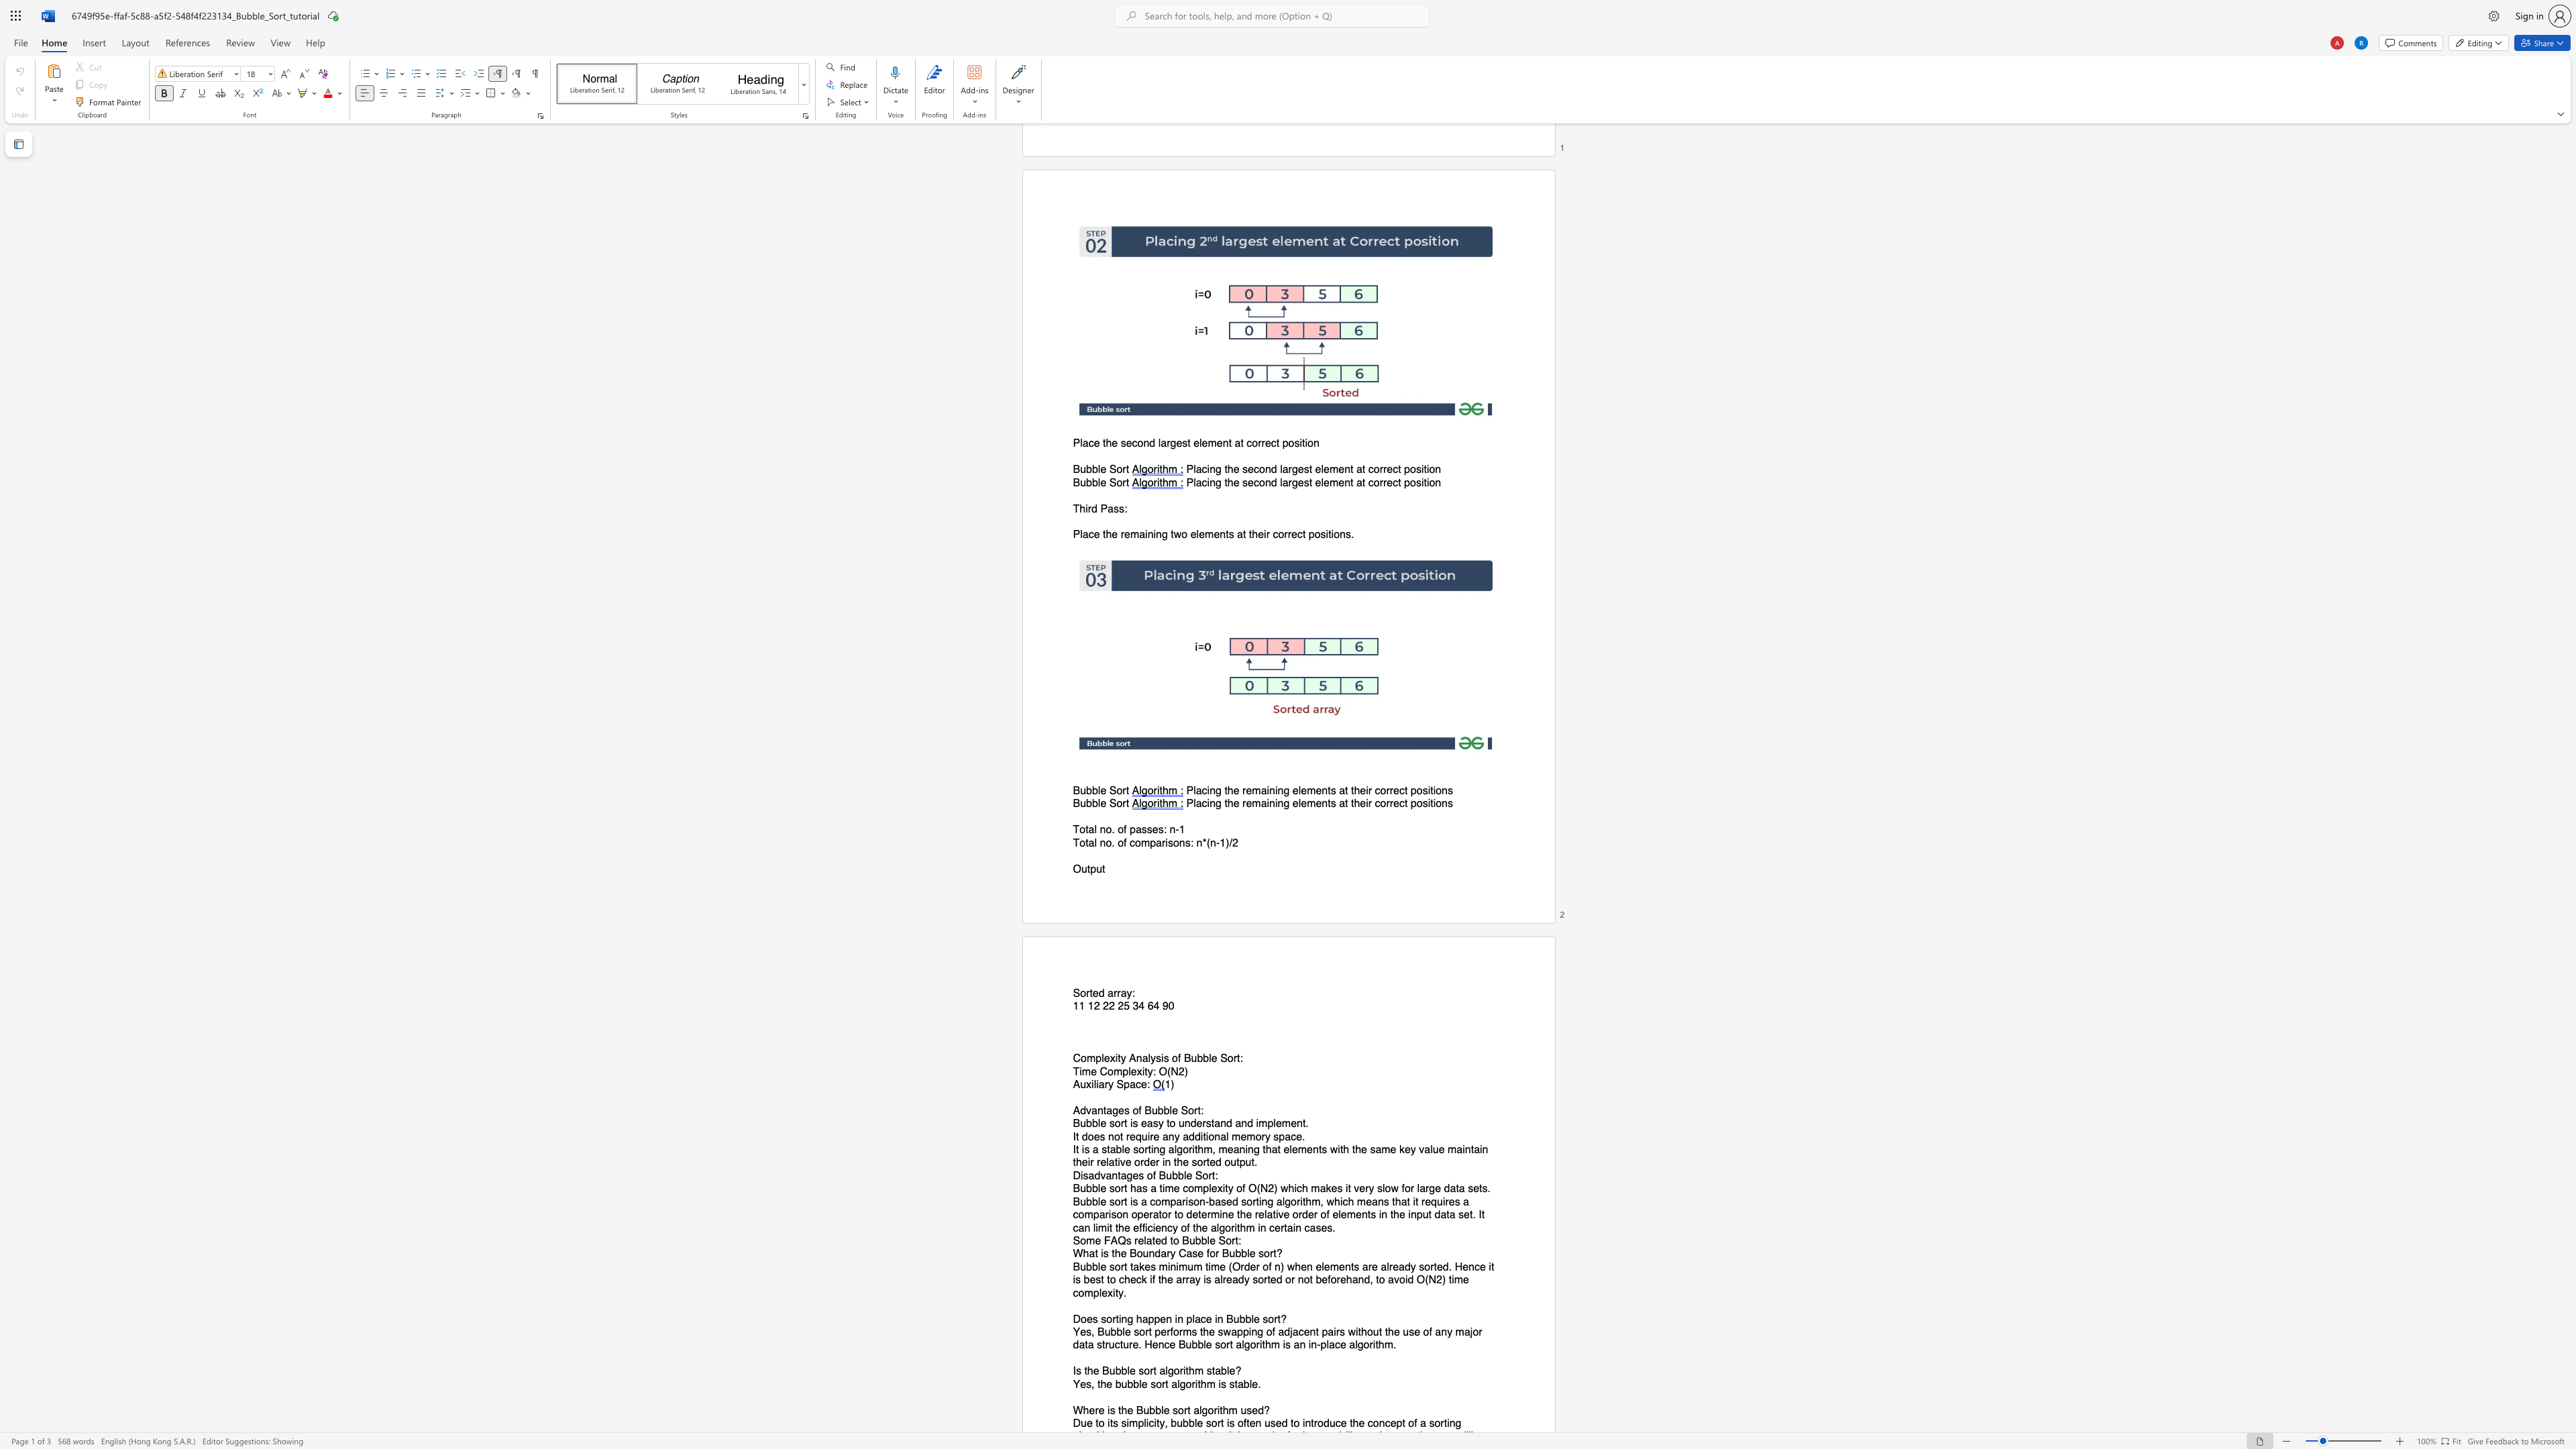 This screenshot has width=2576, height=1449. Describe the element at coordinates (1146, 1058) in the screenshot. I see `the subset text "lysis of B" within the text "Complexity Analysis of Bubble Sort:"` at that location.